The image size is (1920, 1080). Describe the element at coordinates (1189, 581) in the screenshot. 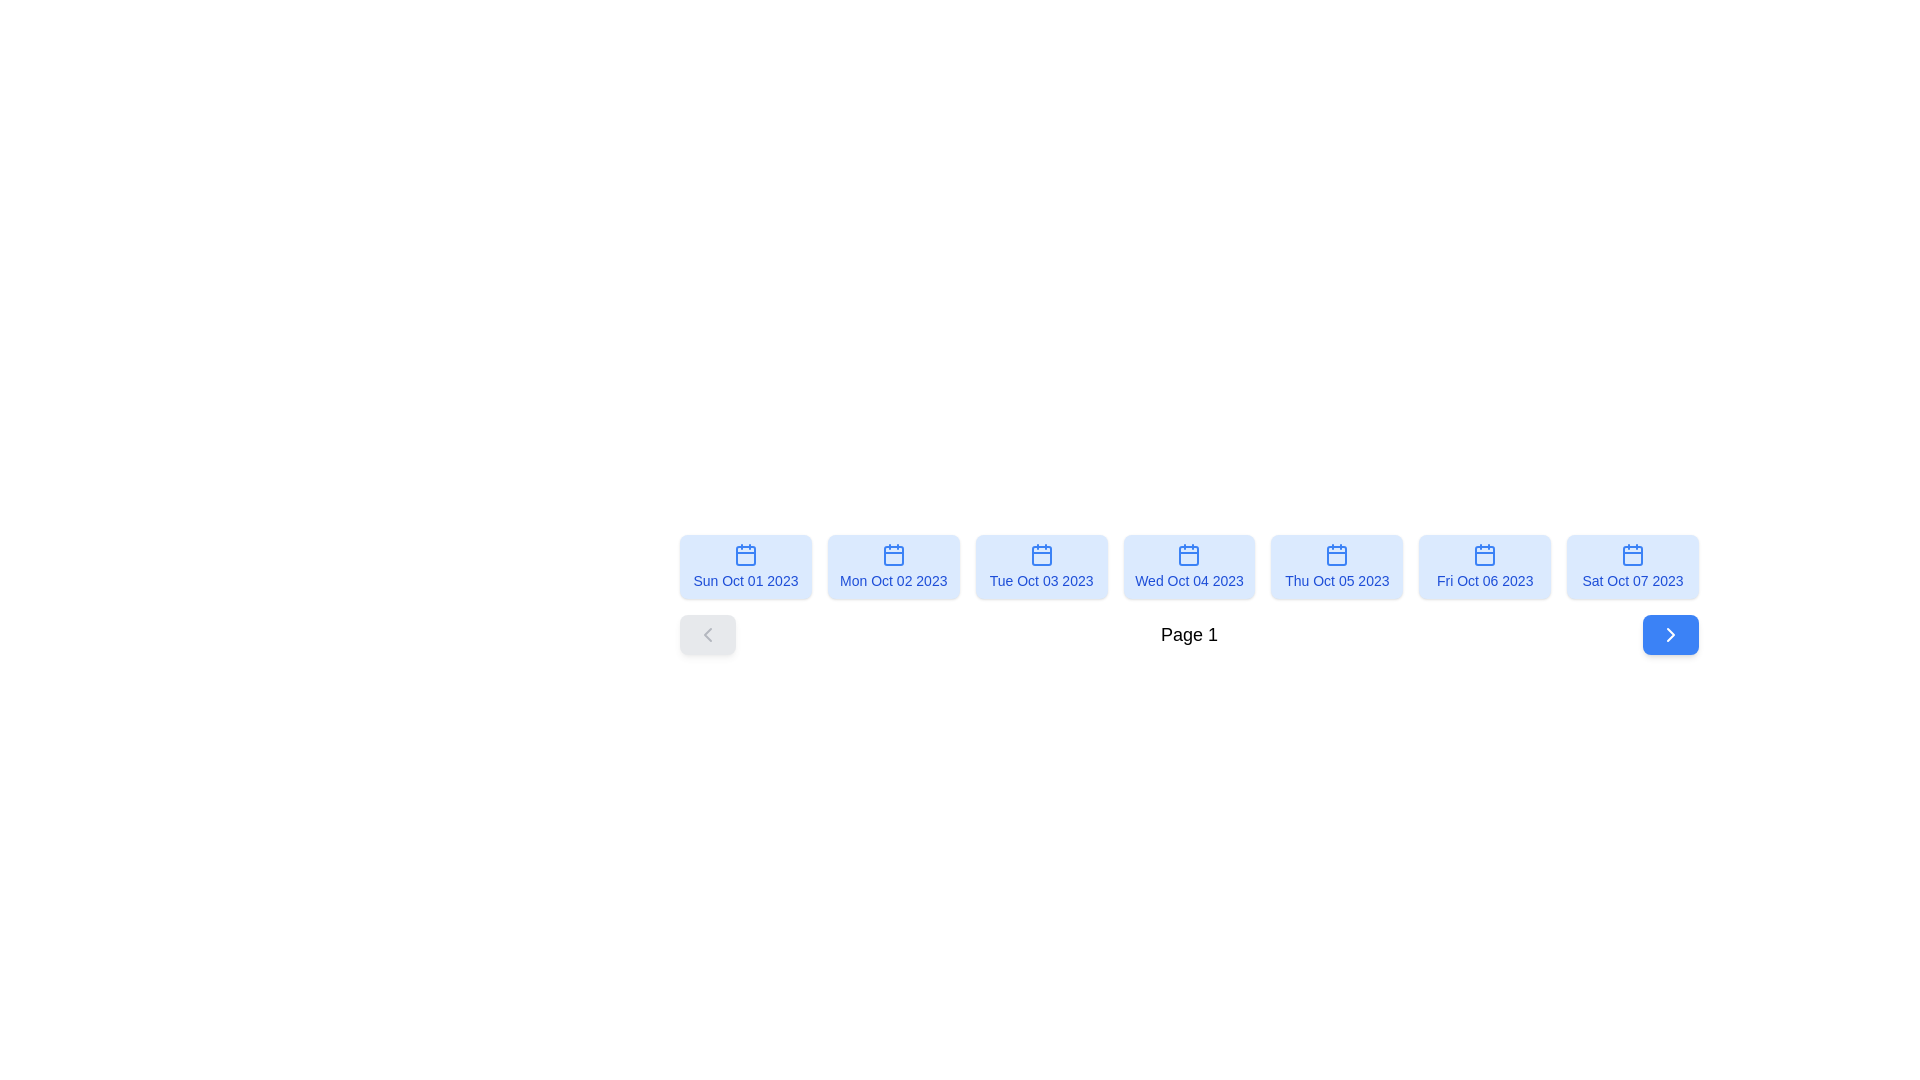

I see `date displayed in the text label below the icon representing the selected date, which shows 'Wed Oct 04 2023'` at that location.